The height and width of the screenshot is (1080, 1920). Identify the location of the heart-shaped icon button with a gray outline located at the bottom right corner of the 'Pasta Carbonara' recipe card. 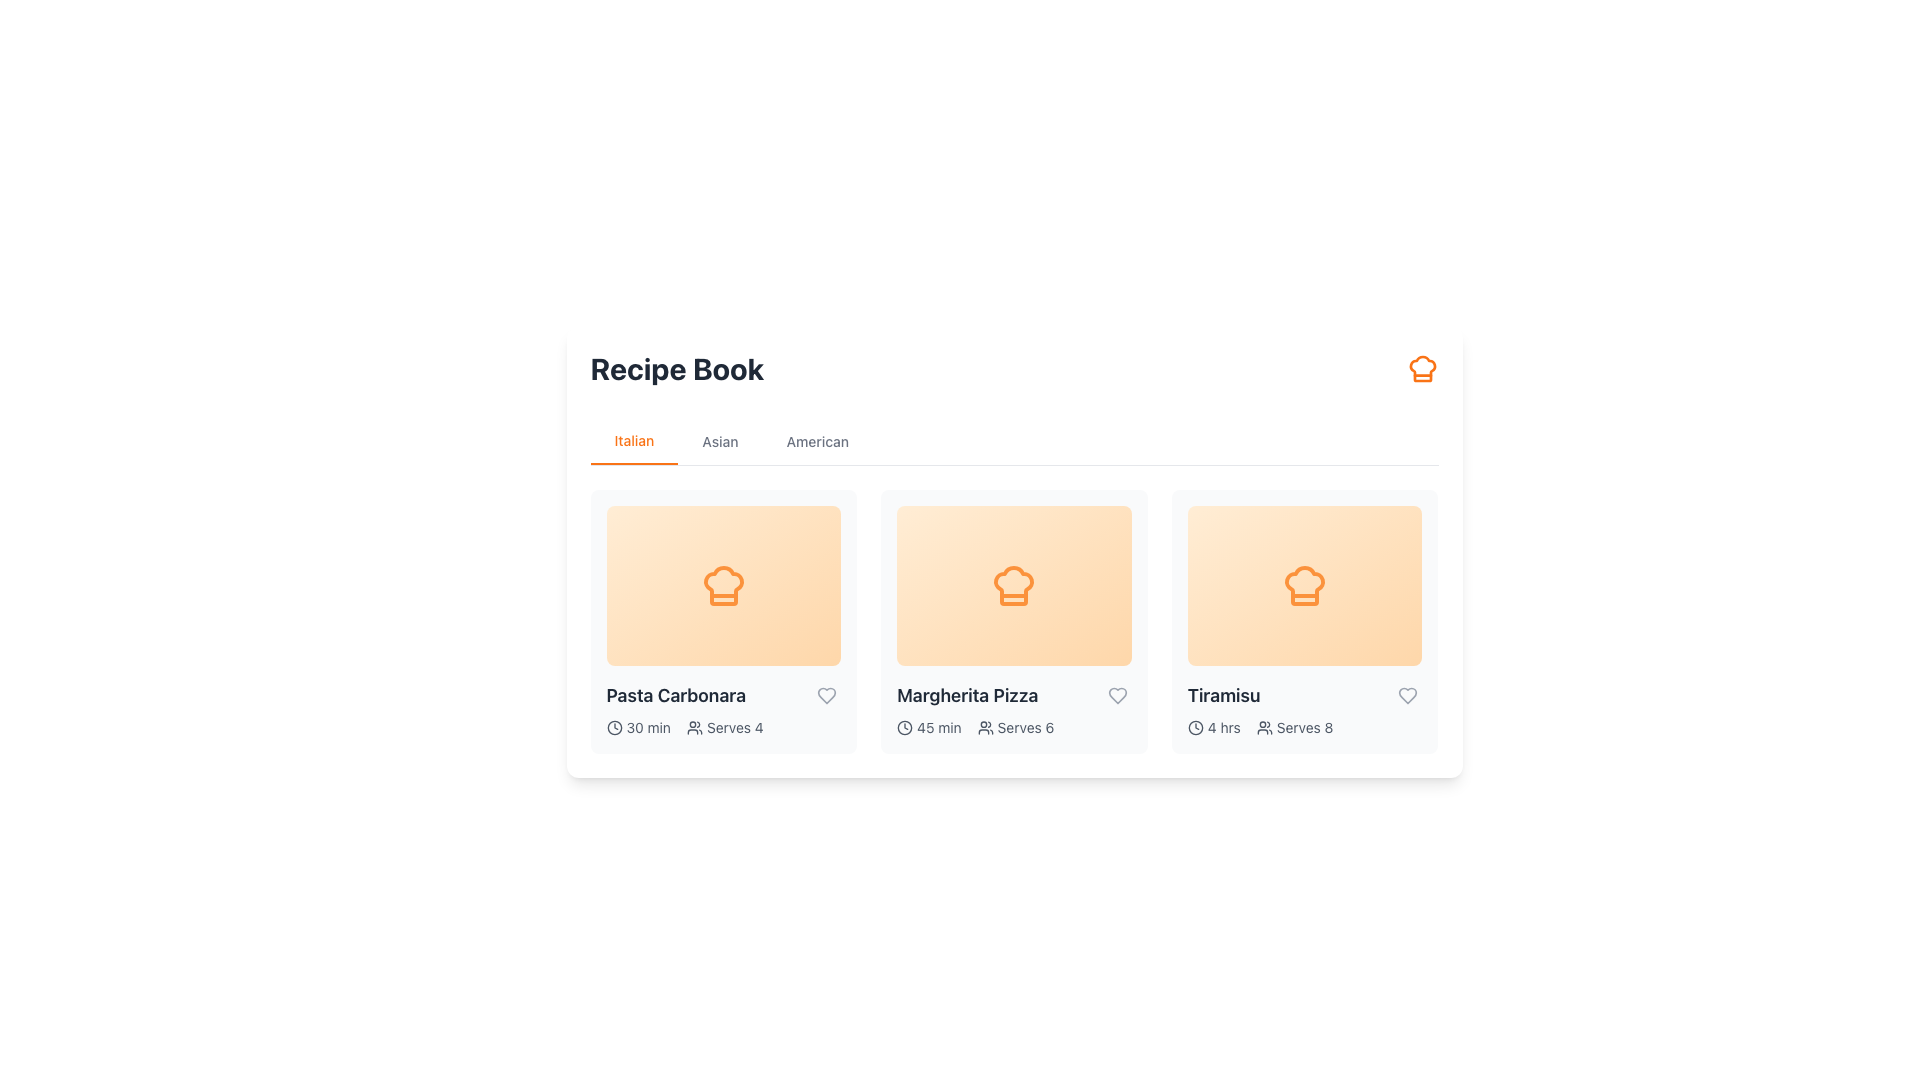
(827, 694).